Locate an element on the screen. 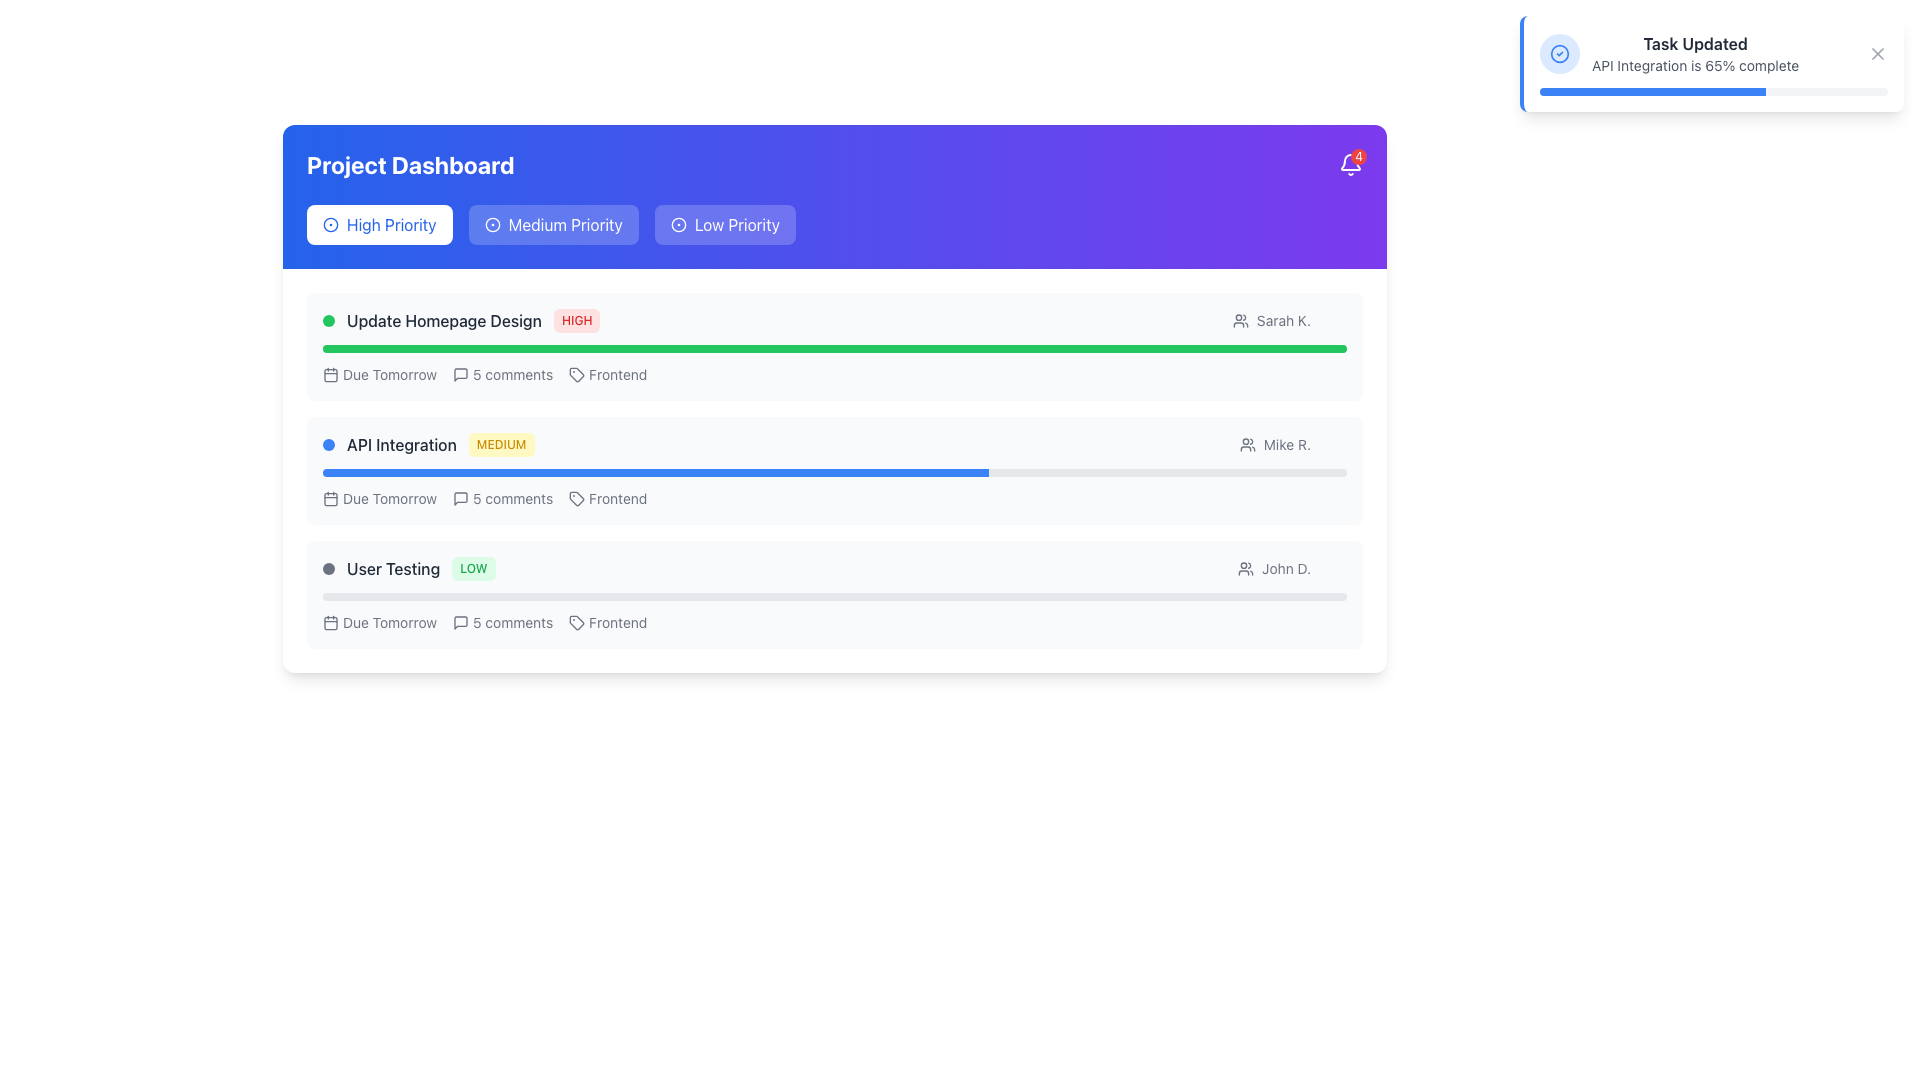  the label displaying 'Mike R.' with a user group icon, located in the 'API Integration' section of the project dashboard is located at coordinates (1274, 443).